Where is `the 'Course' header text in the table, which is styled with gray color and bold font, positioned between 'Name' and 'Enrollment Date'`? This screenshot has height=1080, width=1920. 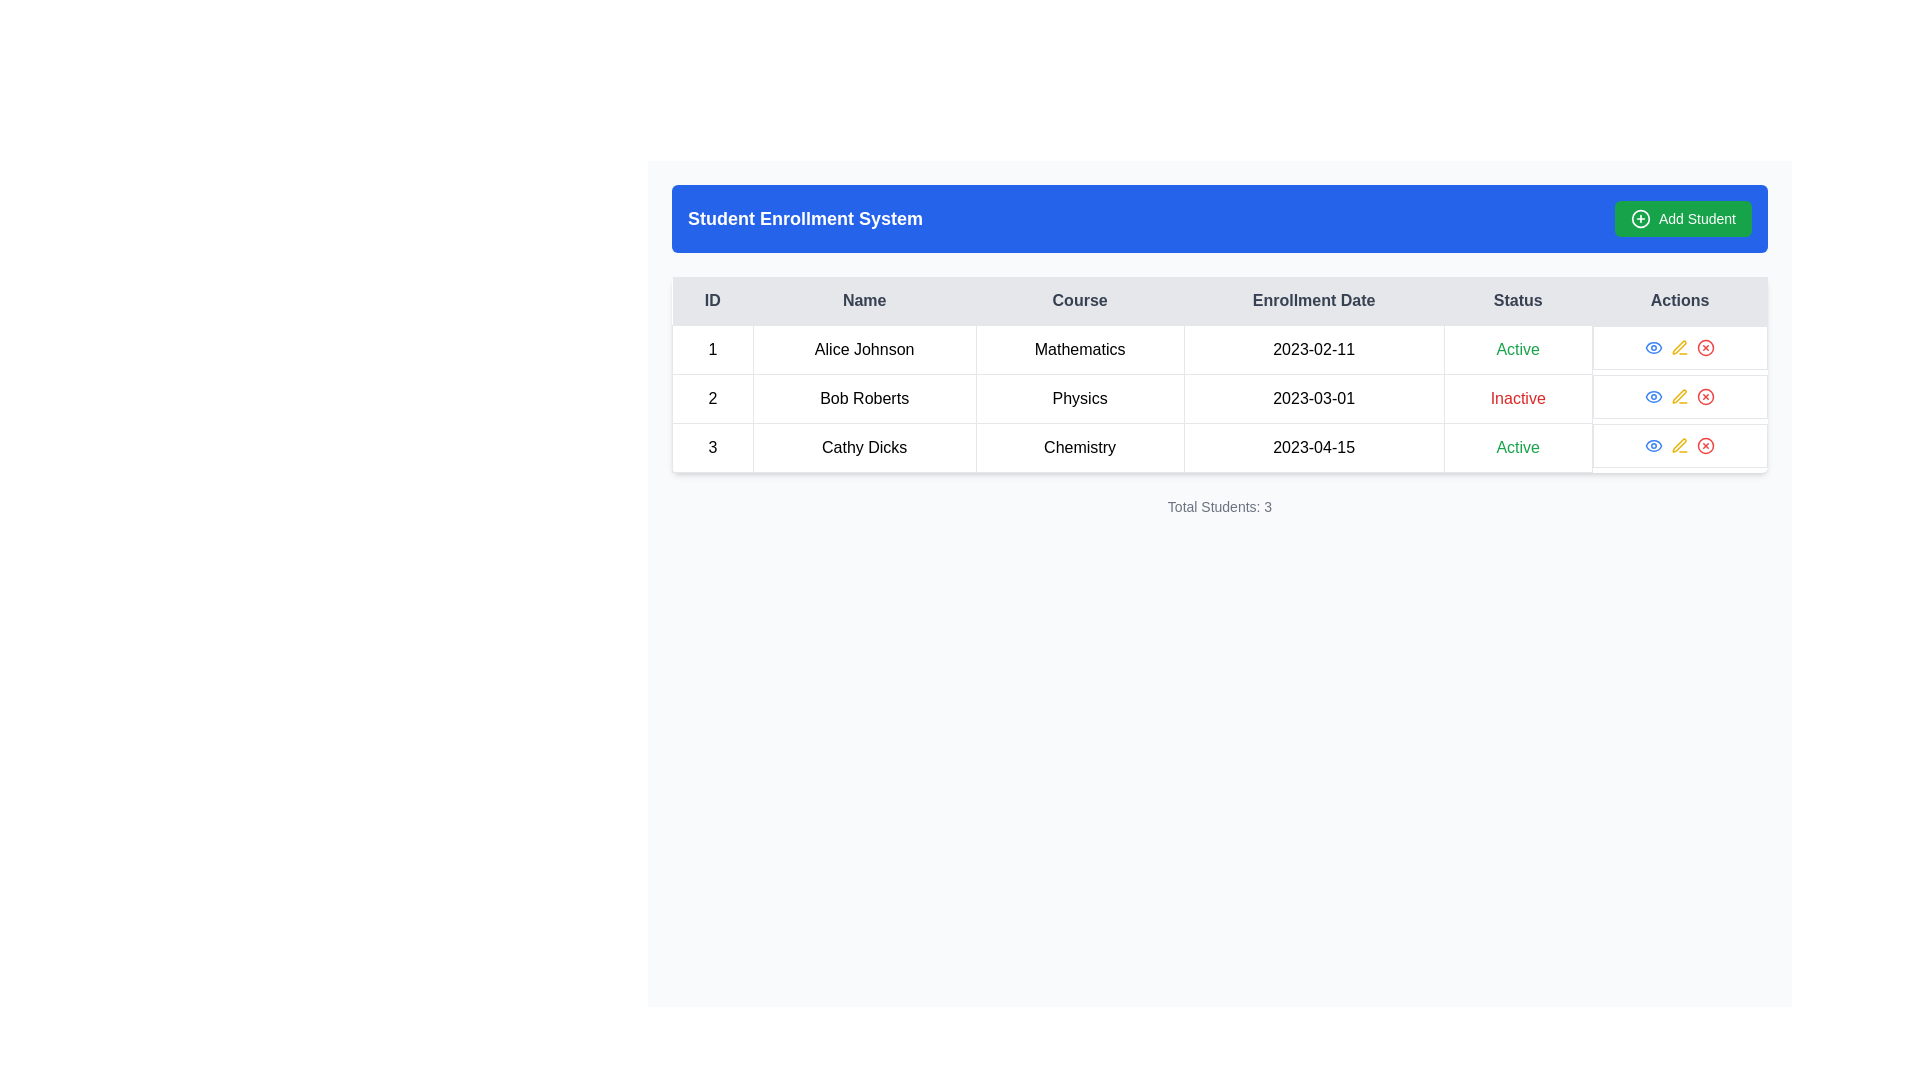
the 'Course' header text in the table, which is styled with gray color and bold font, positioned between 'Name' and 'Enrollment Date' is located at coordinates (1079, 301).